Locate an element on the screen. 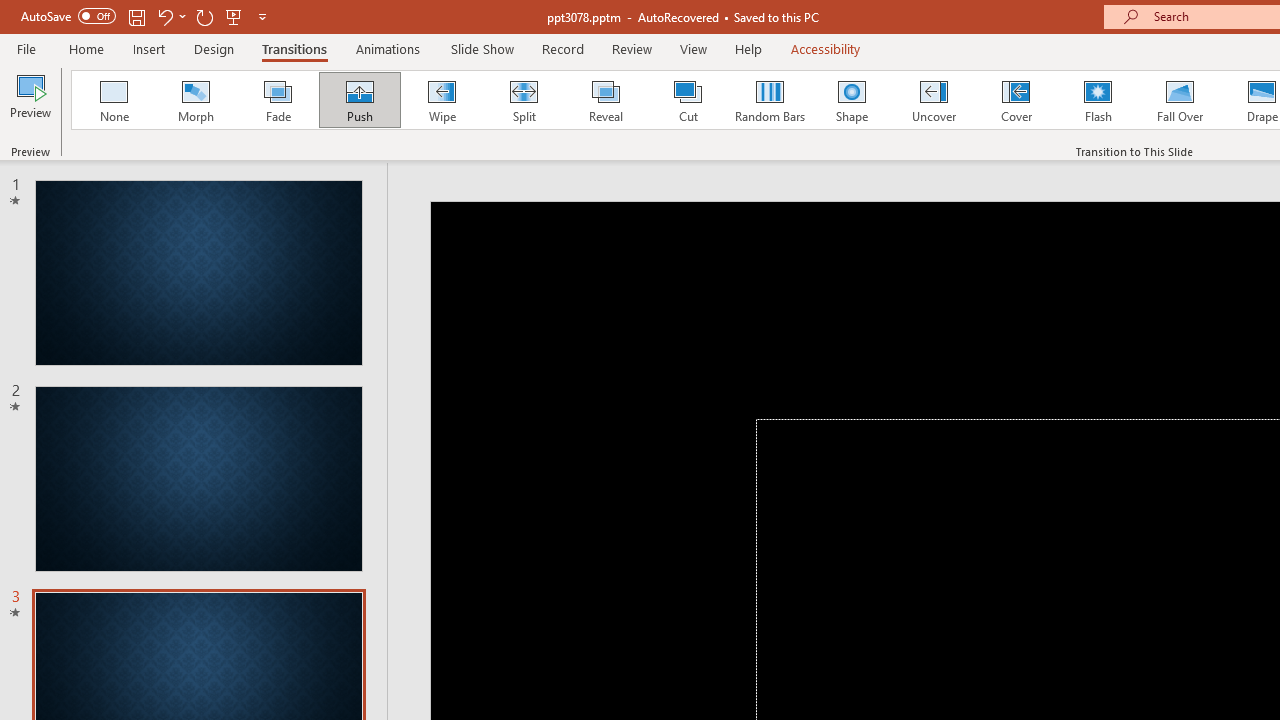 This screenshot has width=1280, height=720. 'Reveal' is located at coordinates (604, 100).